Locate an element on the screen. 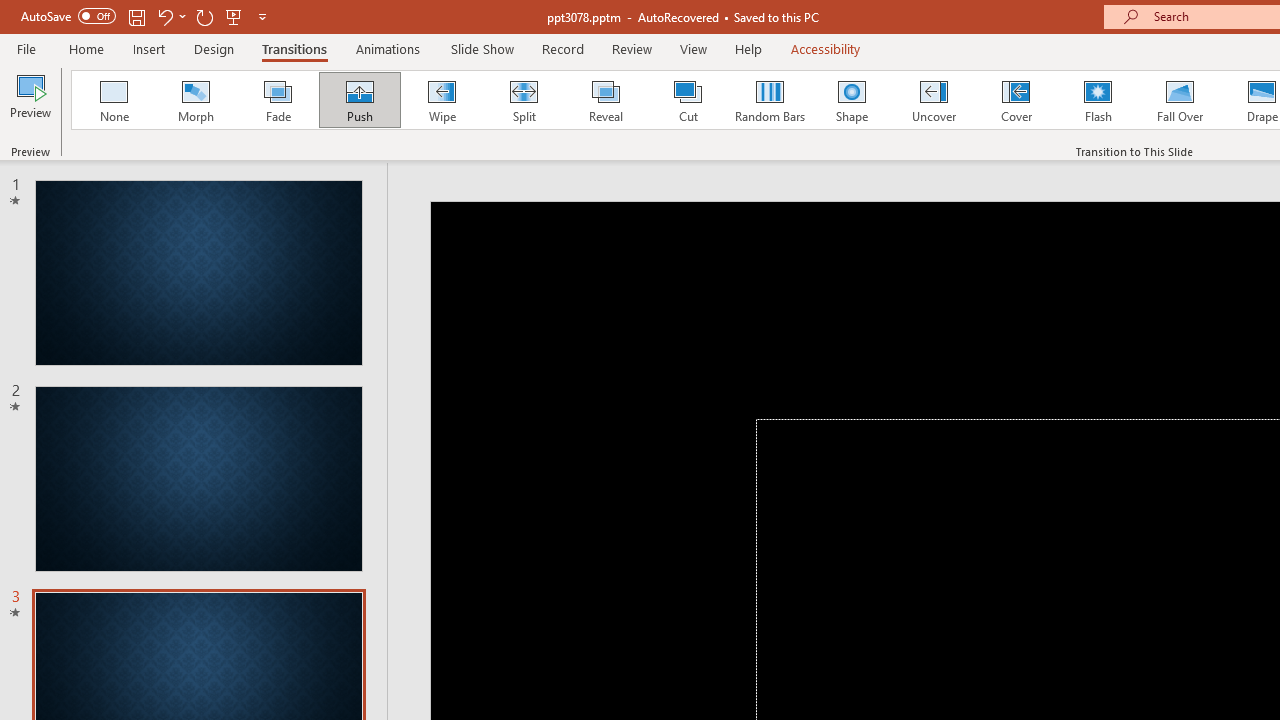 This screenshot has width=1280, height=720. 'Reveal' is located at coordinates (604, 100).